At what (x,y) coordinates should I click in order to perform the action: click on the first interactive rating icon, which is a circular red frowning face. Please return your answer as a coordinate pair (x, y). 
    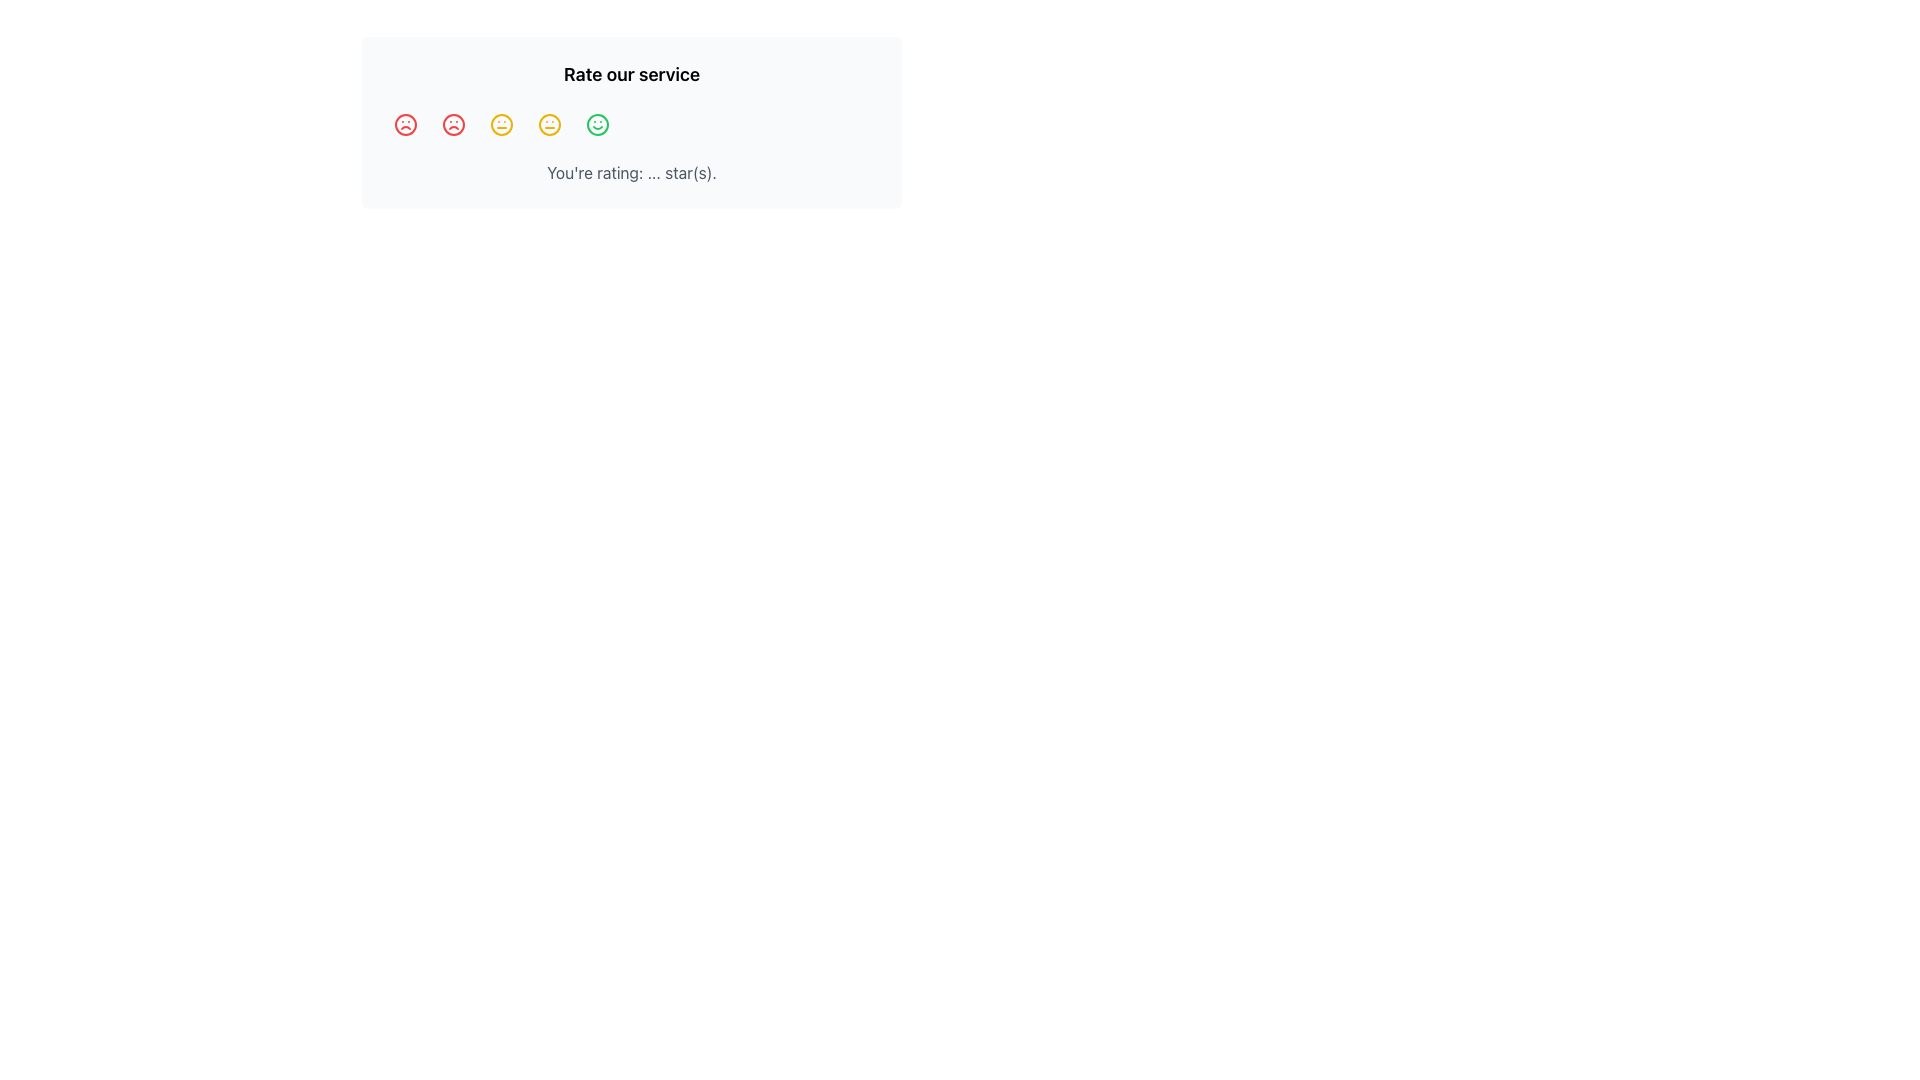
    Looking at the image, I should click on (405, 124).